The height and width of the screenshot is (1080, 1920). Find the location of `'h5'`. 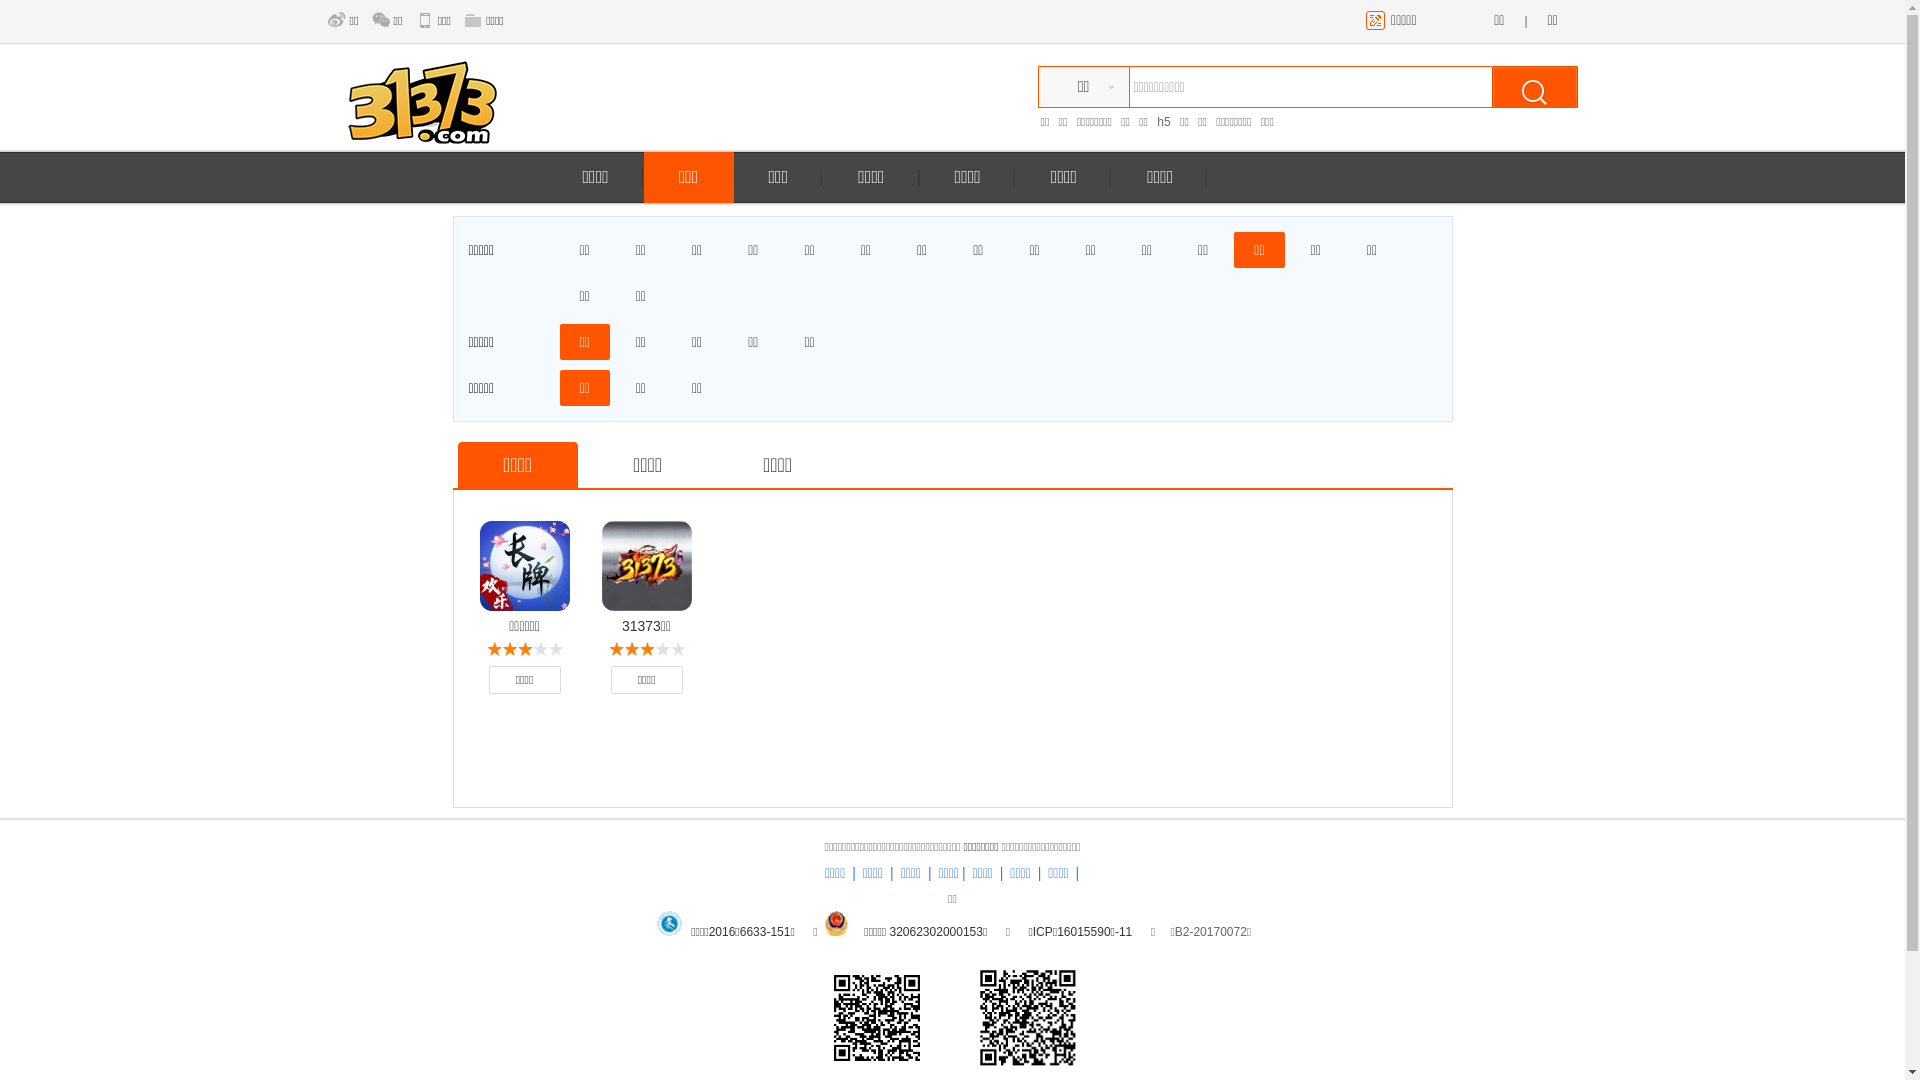

'h5' is located at coordinates (1163, 122).